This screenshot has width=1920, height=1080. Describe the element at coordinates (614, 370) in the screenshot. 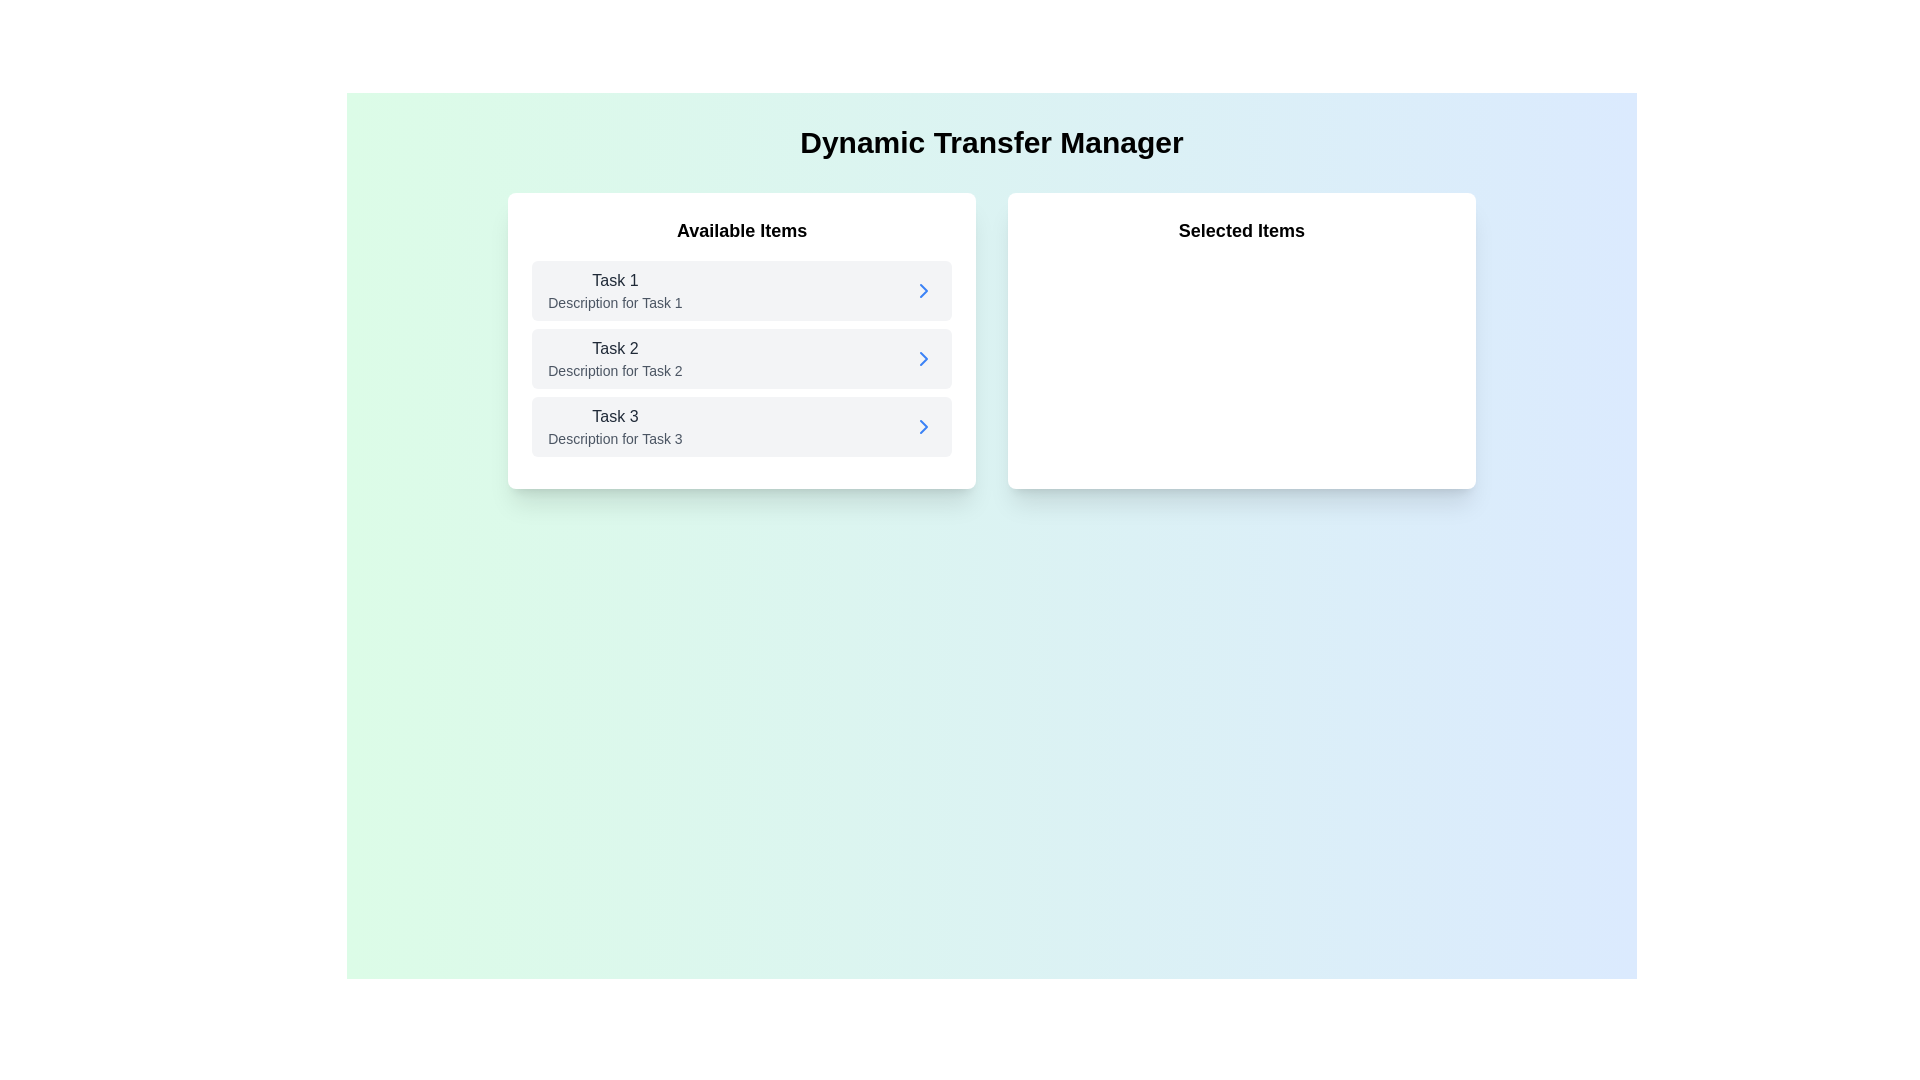

I see `the text label displaying 'Description for Task 2', which is styled with a smaller font size and gray color, located in the lower portion of the box under the title 'Task 2' in the 'Available Items' panel` at that location.